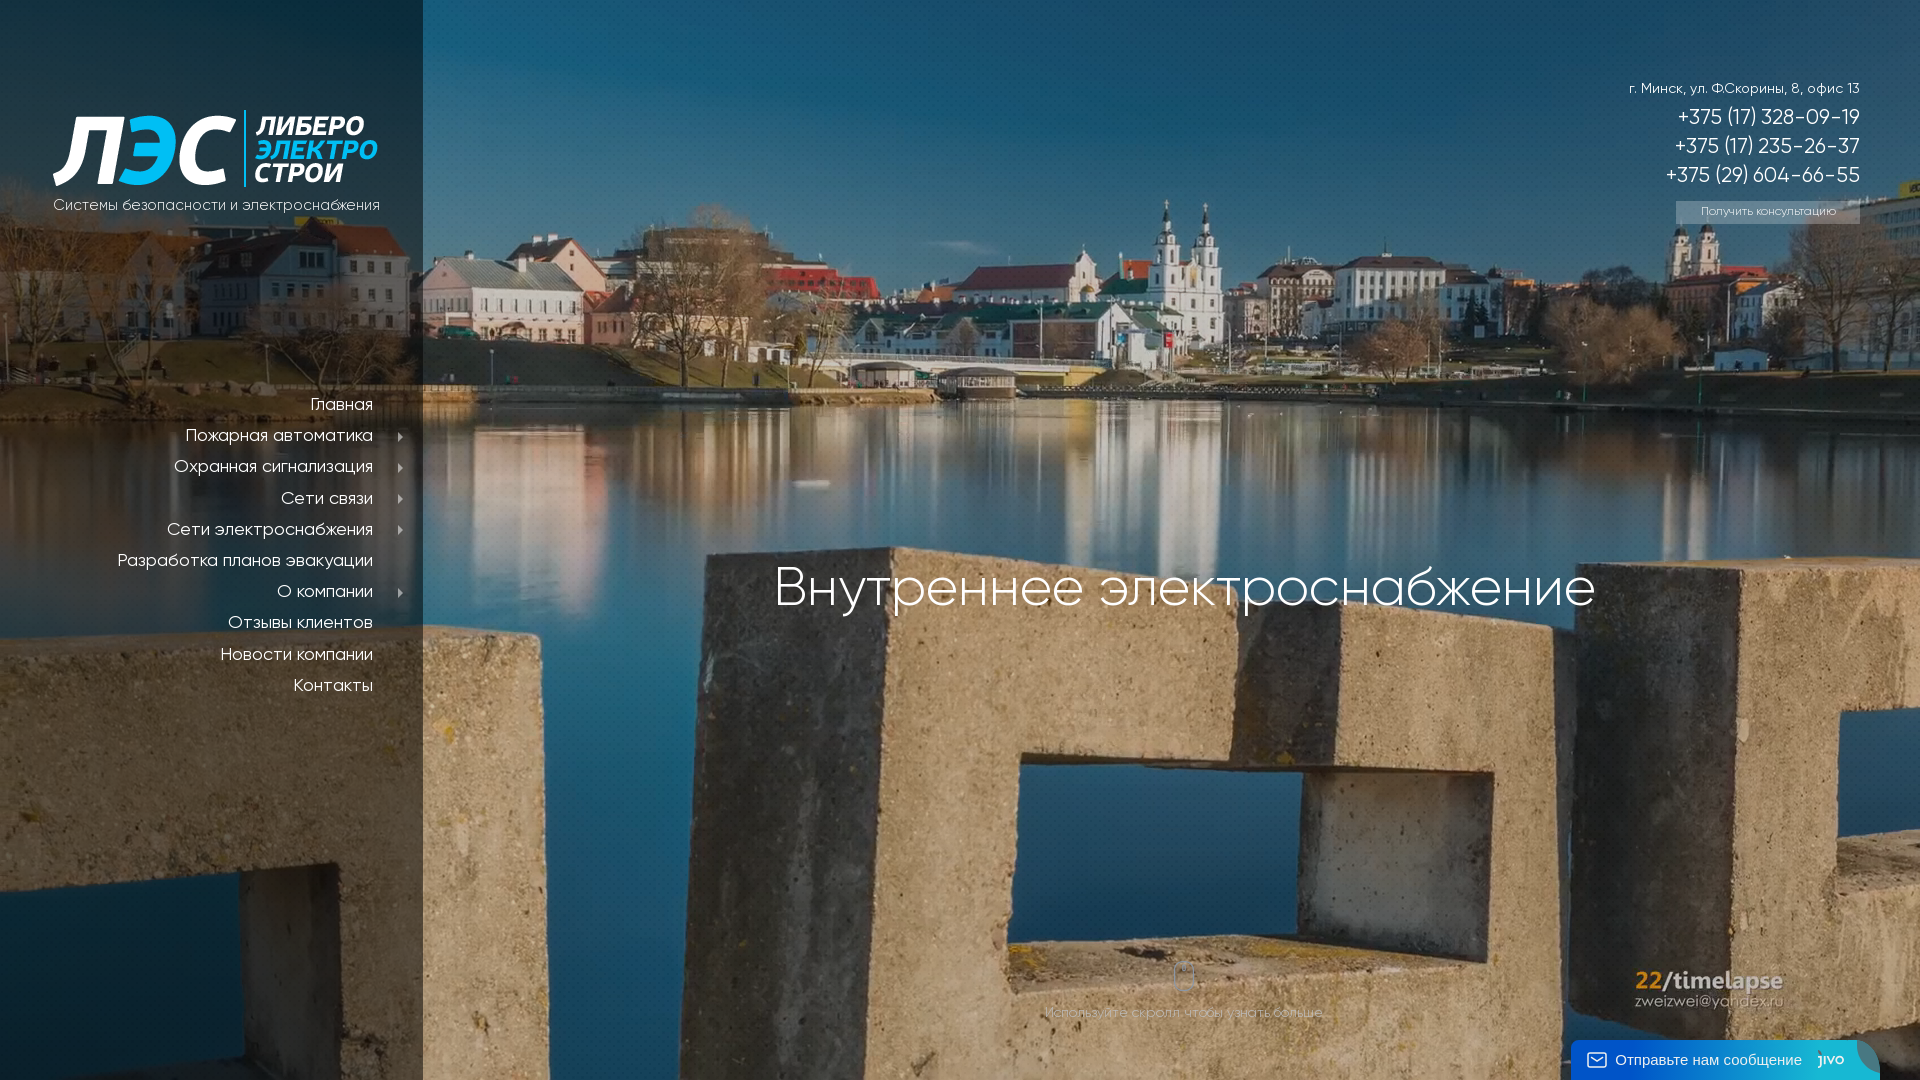  I want to click on '+375 (29) 604-66-55', so click(1762, 175).